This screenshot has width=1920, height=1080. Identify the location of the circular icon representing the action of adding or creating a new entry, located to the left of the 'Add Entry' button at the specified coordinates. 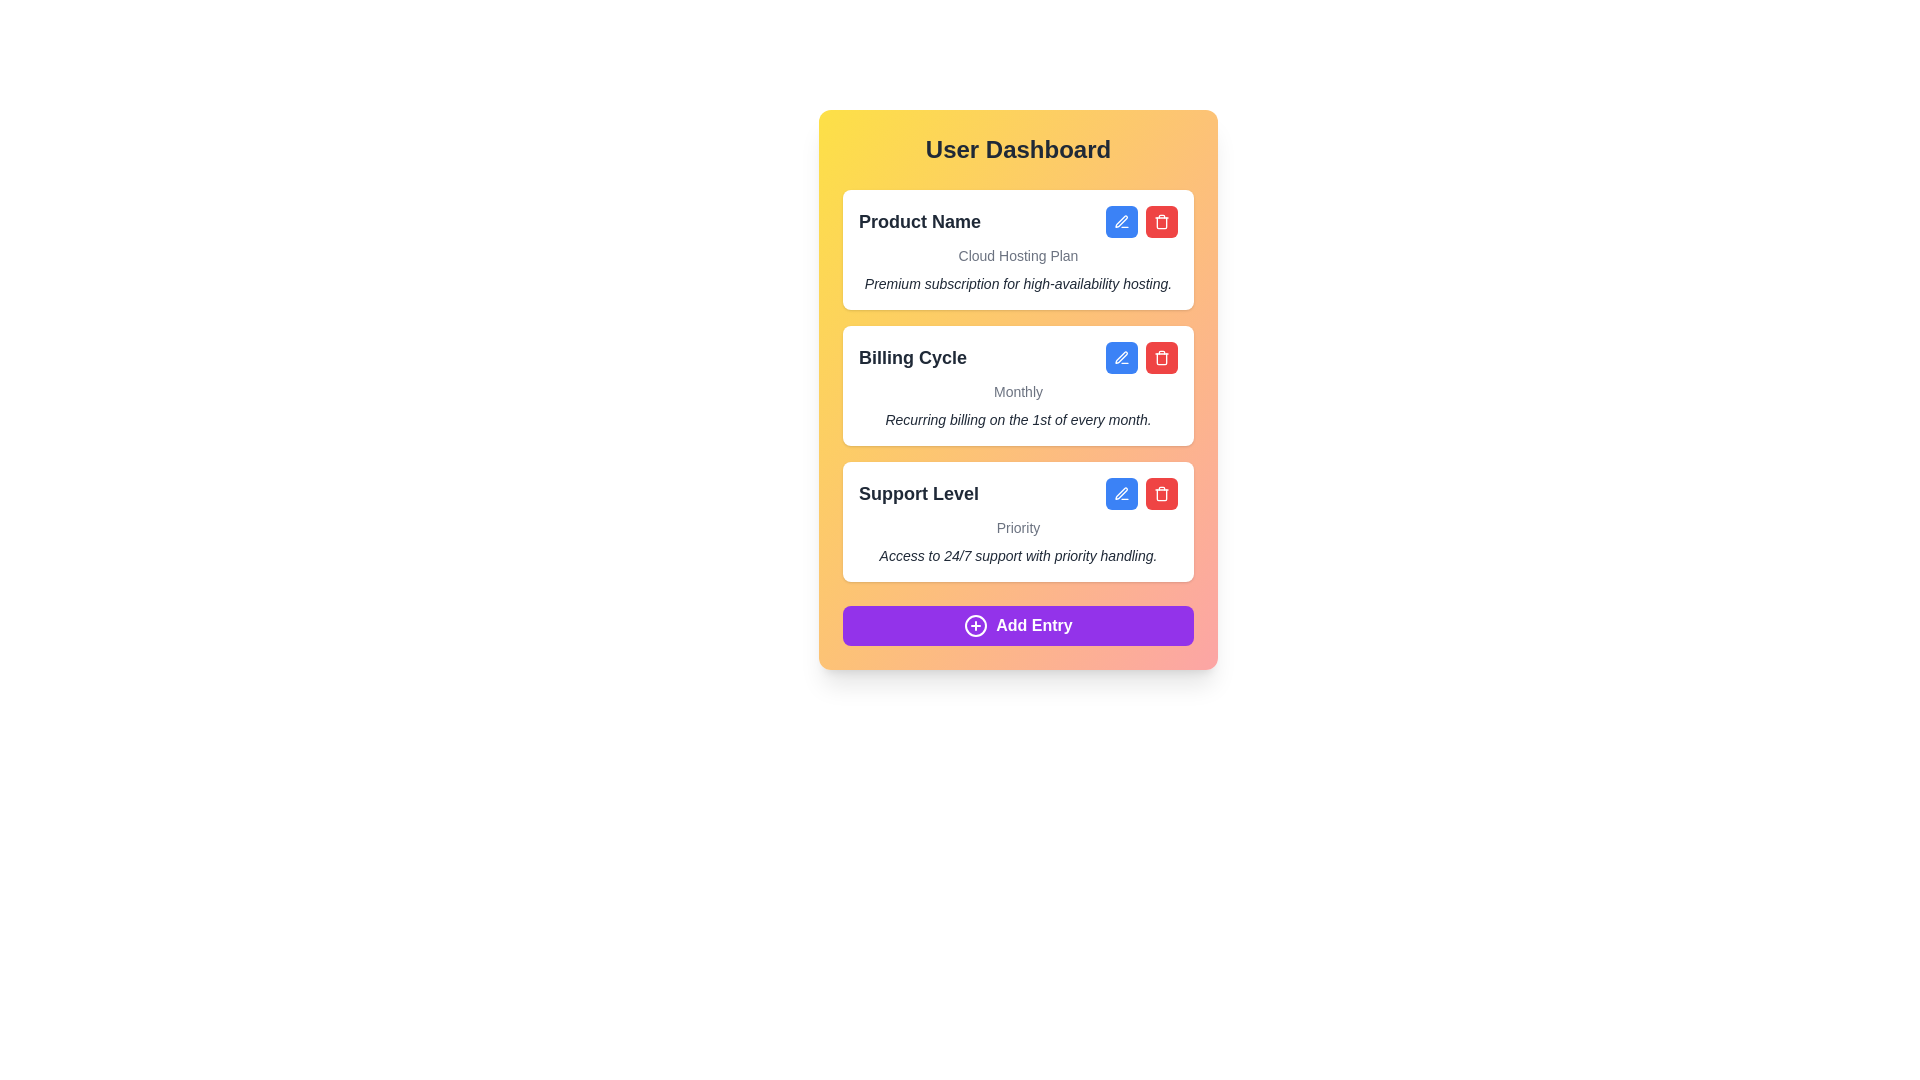
(976, 624).